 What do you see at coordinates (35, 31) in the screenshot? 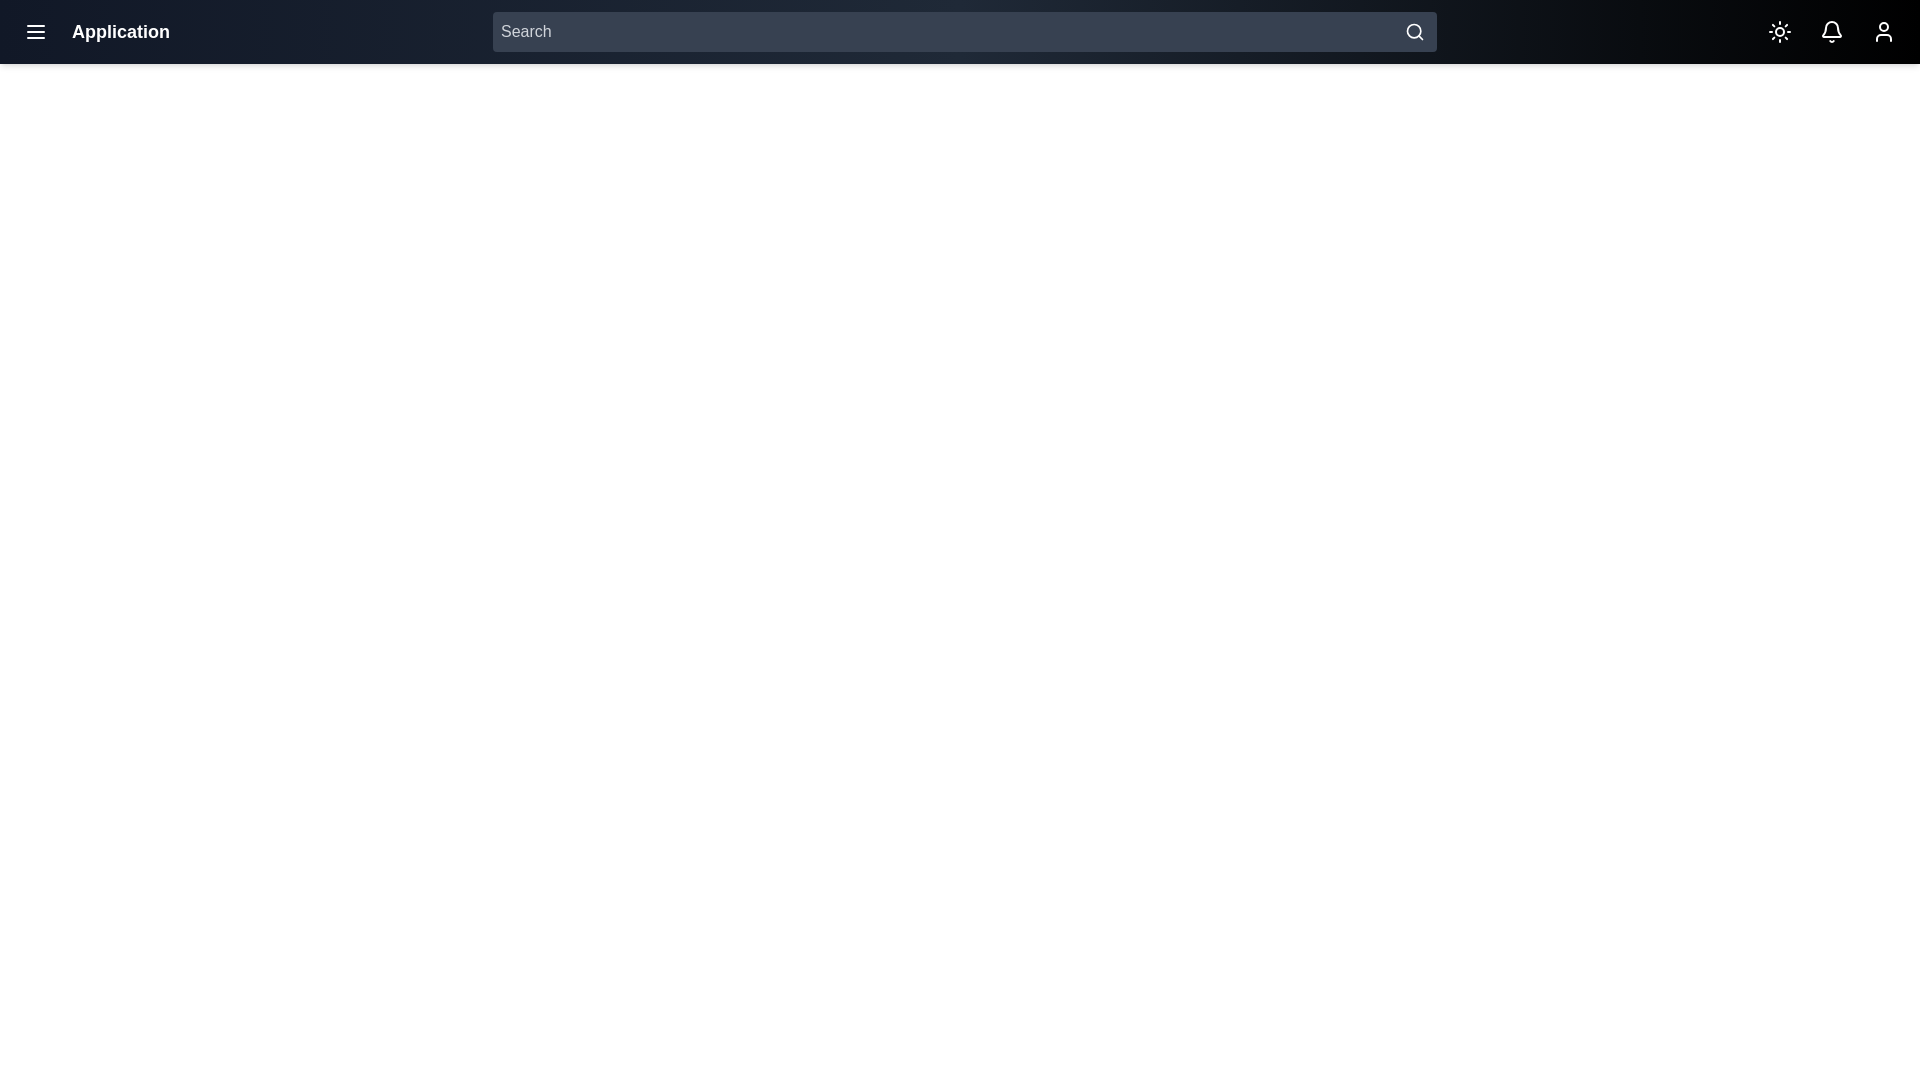
I see `the menu icon to toggle the sidebar` at bounding box center [35, 31].